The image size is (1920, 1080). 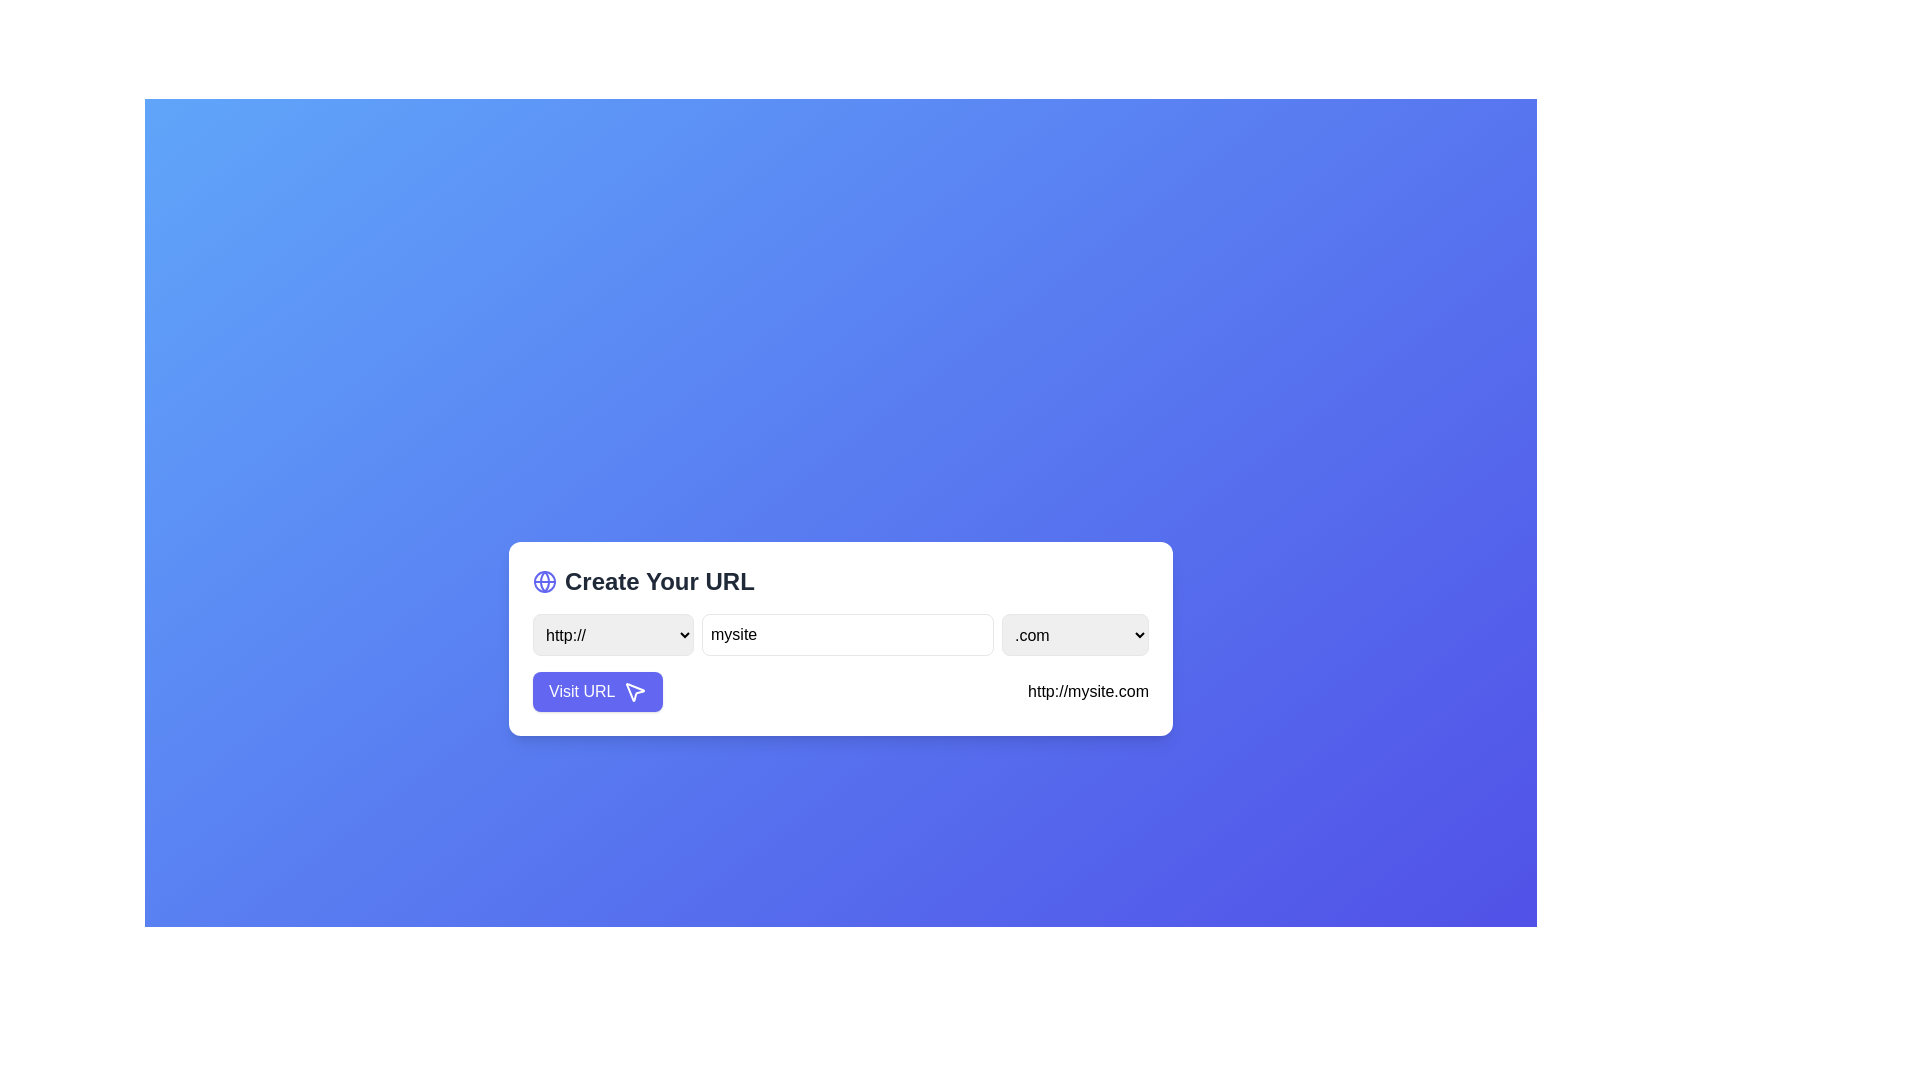 I want to click on the 'Visit URL' button located in the bottom-left corner of the URL creation module, so click(x=597, y=690).